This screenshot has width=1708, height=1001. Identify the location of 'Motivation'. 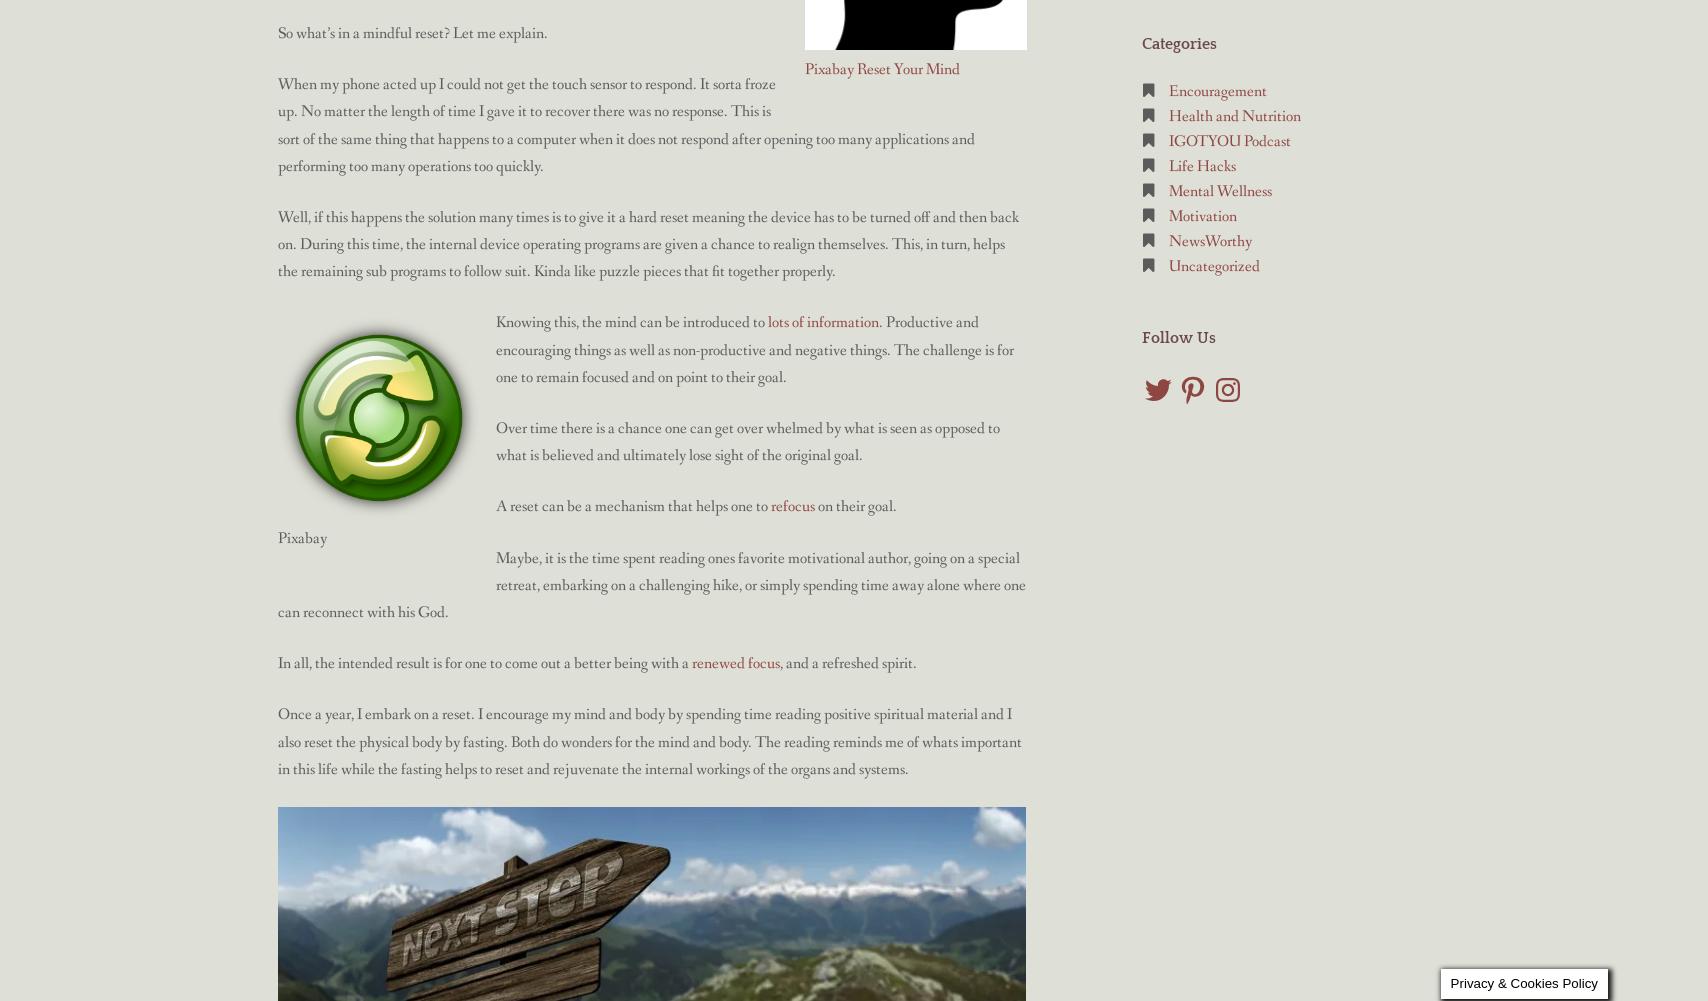
(1202, 215).